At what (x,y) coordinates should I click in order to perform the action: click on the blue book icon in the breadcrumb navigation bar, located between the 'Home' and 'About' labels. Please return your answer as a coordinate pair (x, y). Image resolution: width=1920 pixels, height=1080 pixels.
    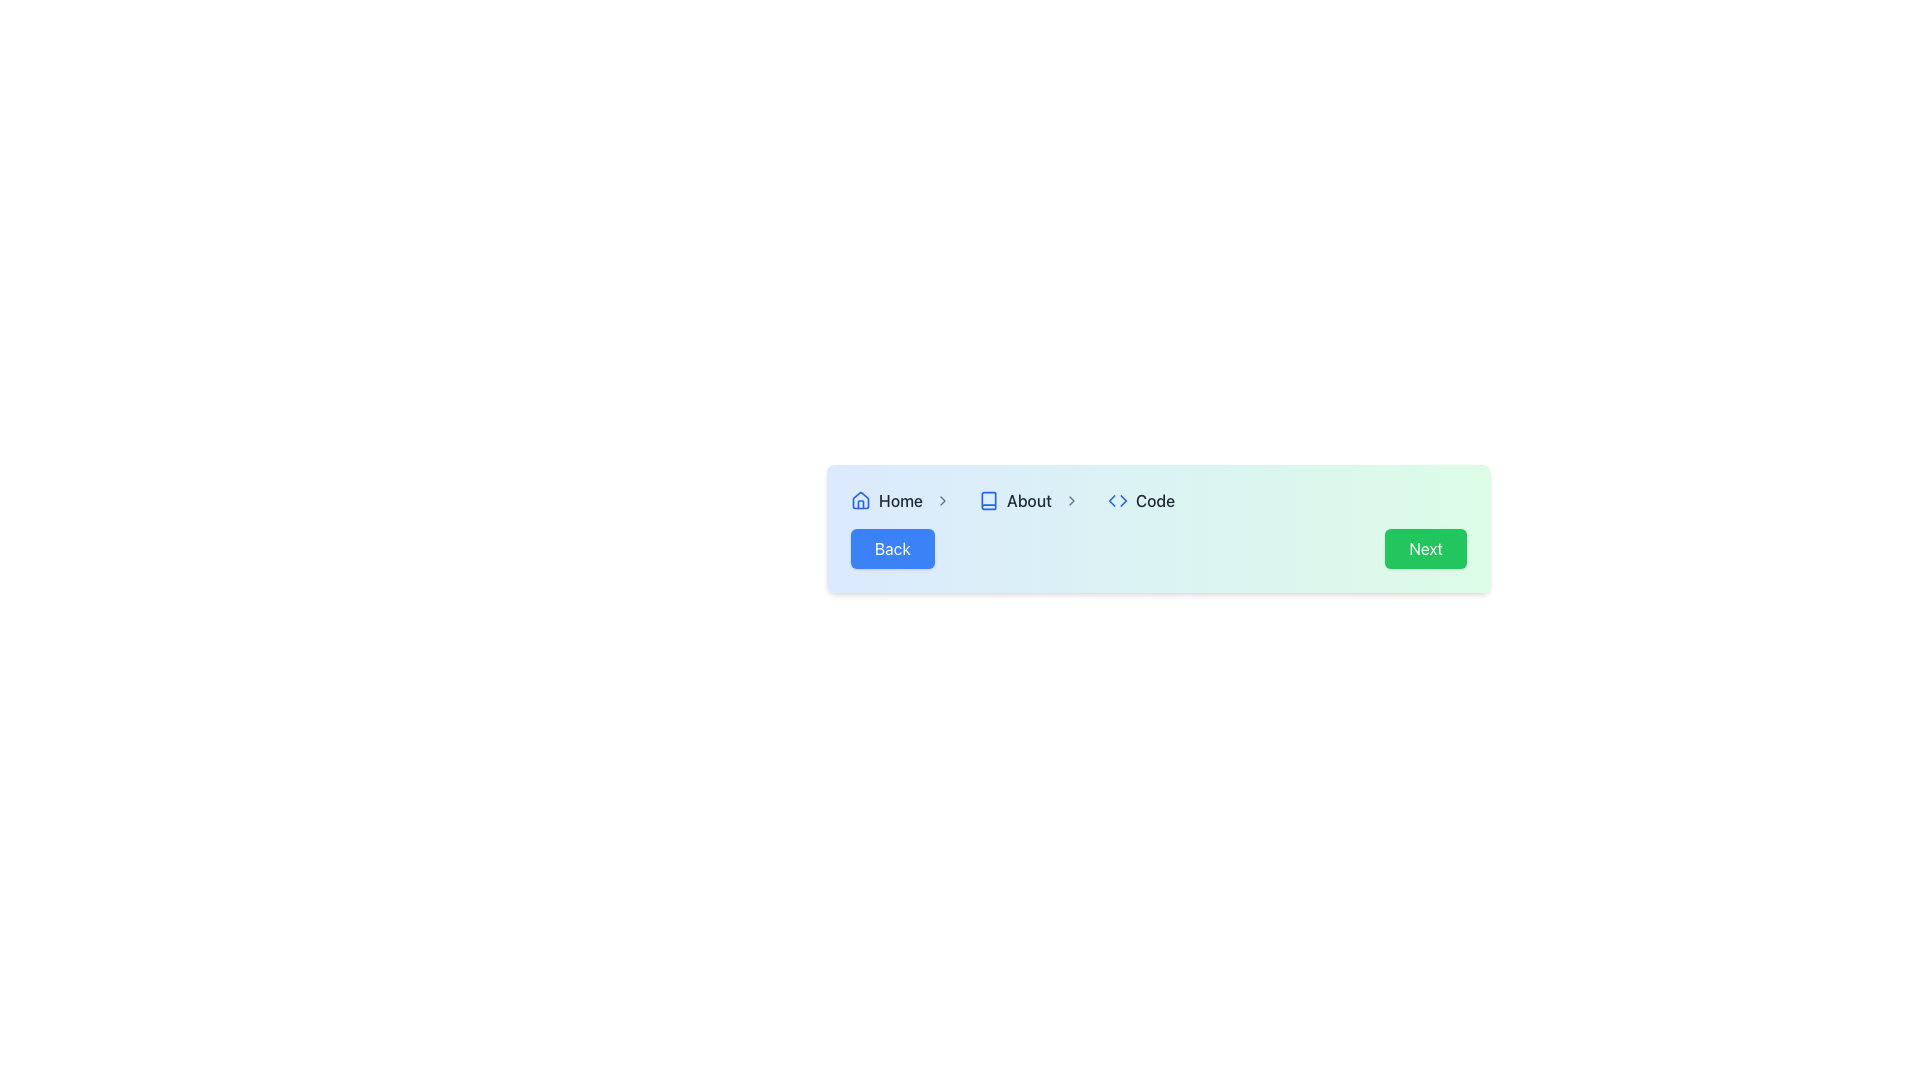
    Looking at the image, I should click on (988, 500).